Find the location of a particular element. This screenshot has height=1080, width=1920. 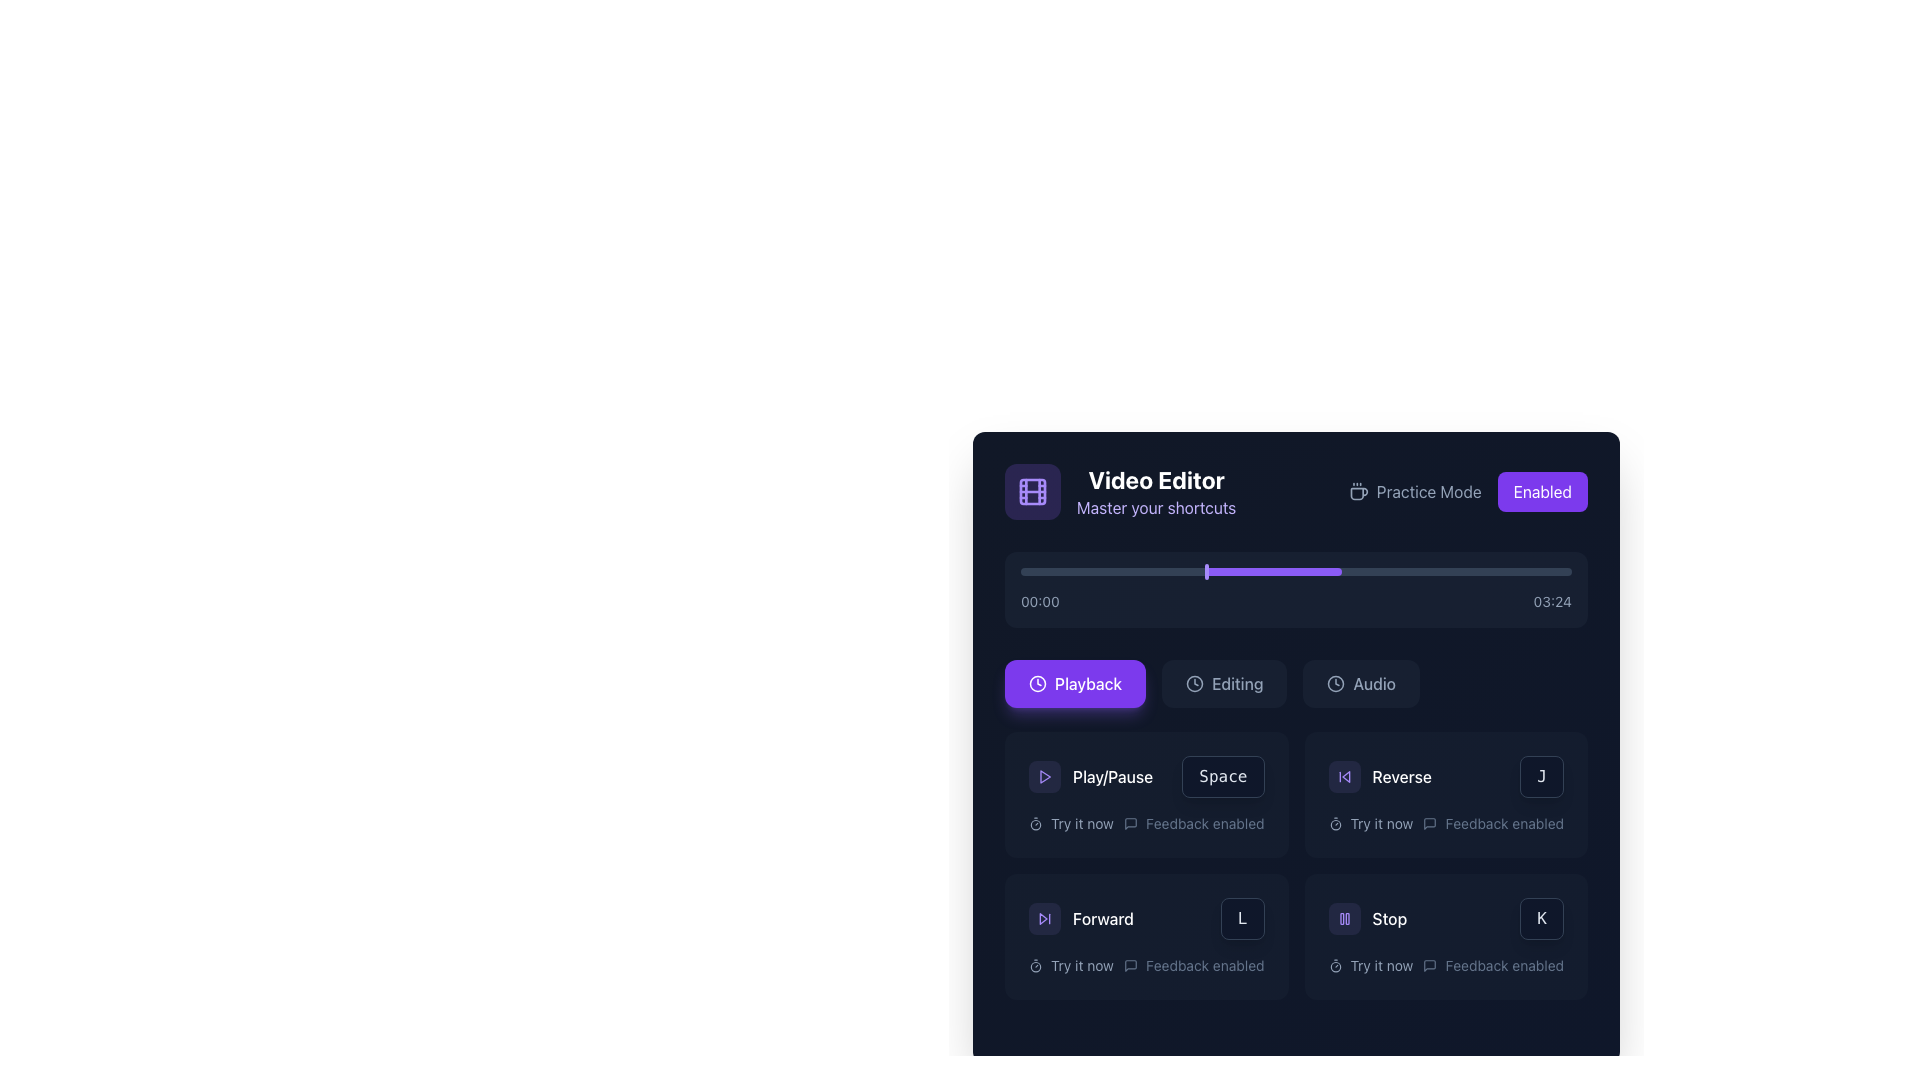

the descriptive text label located below the 'Video Editor' heading, which provides context for the application features is located at coordinates (1156, 507).